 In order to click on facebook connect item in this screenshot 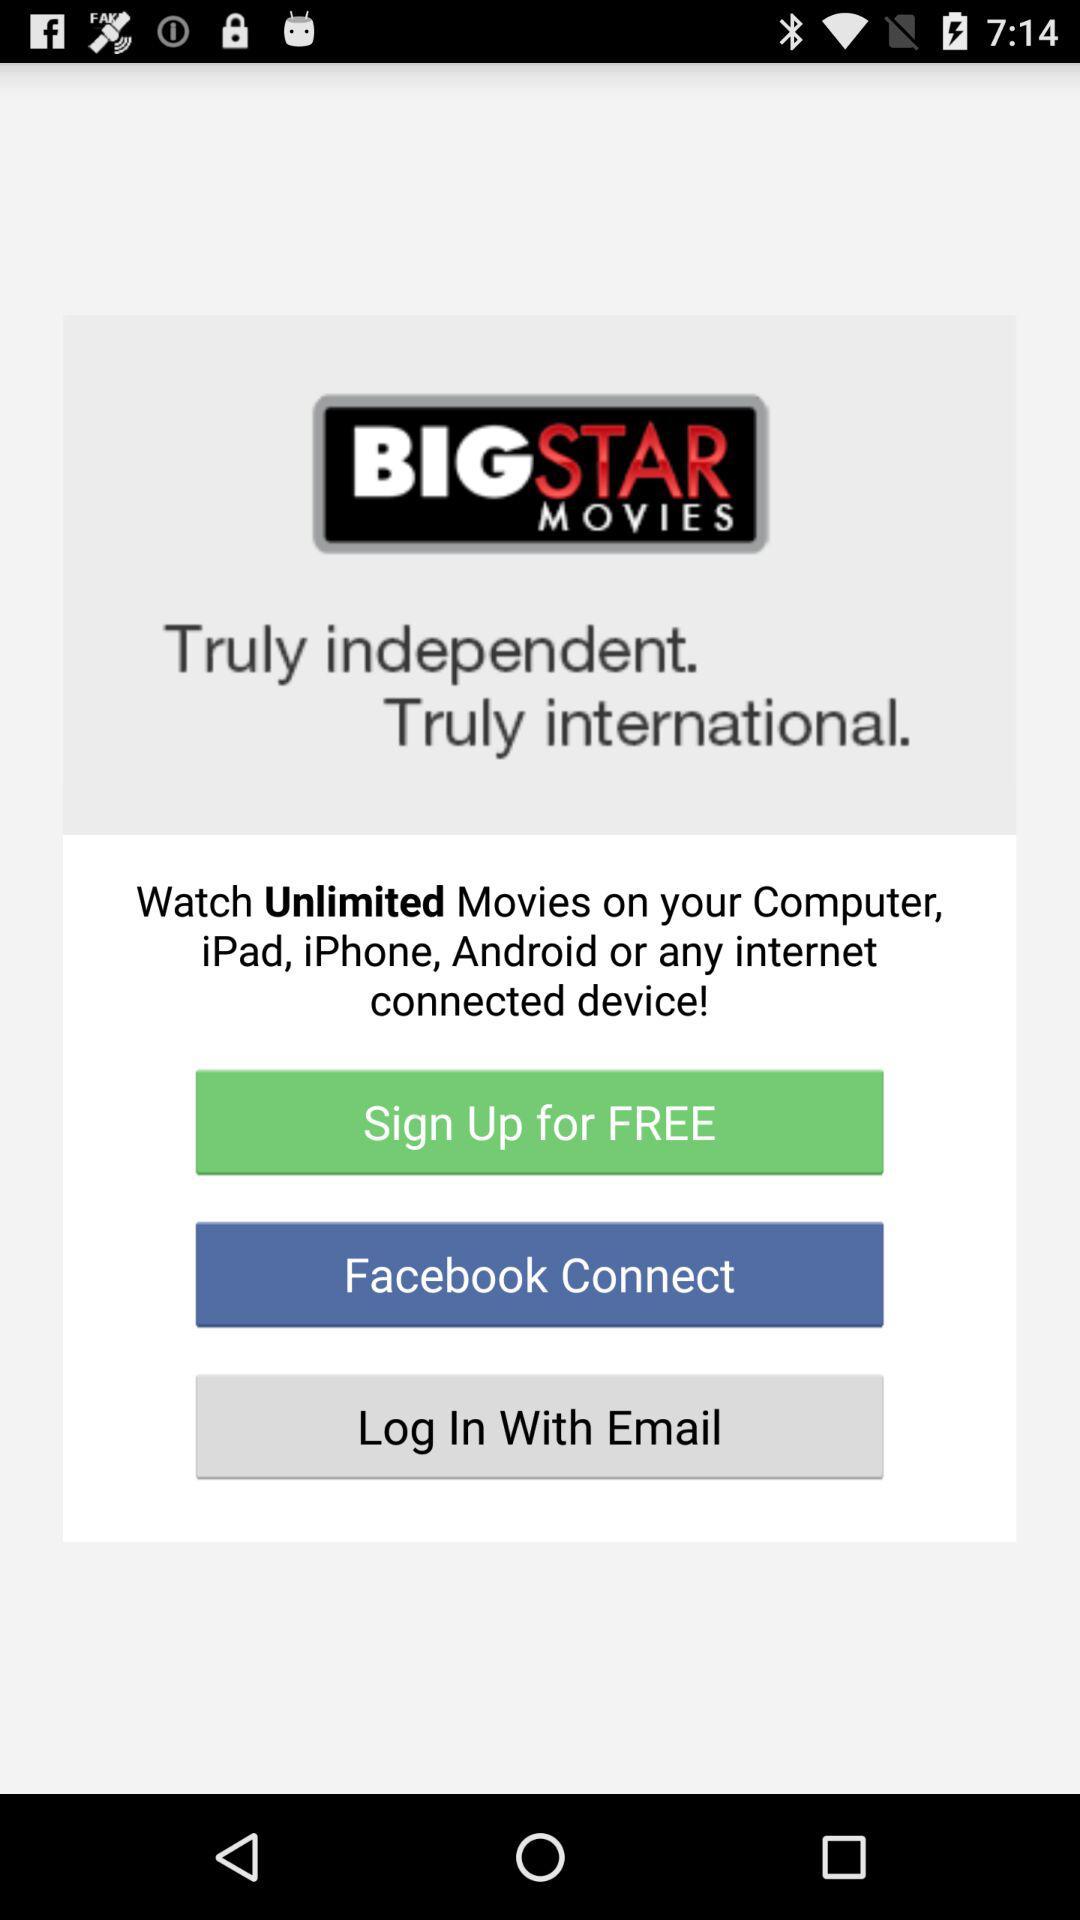, I will do `click(538, 1273)`.